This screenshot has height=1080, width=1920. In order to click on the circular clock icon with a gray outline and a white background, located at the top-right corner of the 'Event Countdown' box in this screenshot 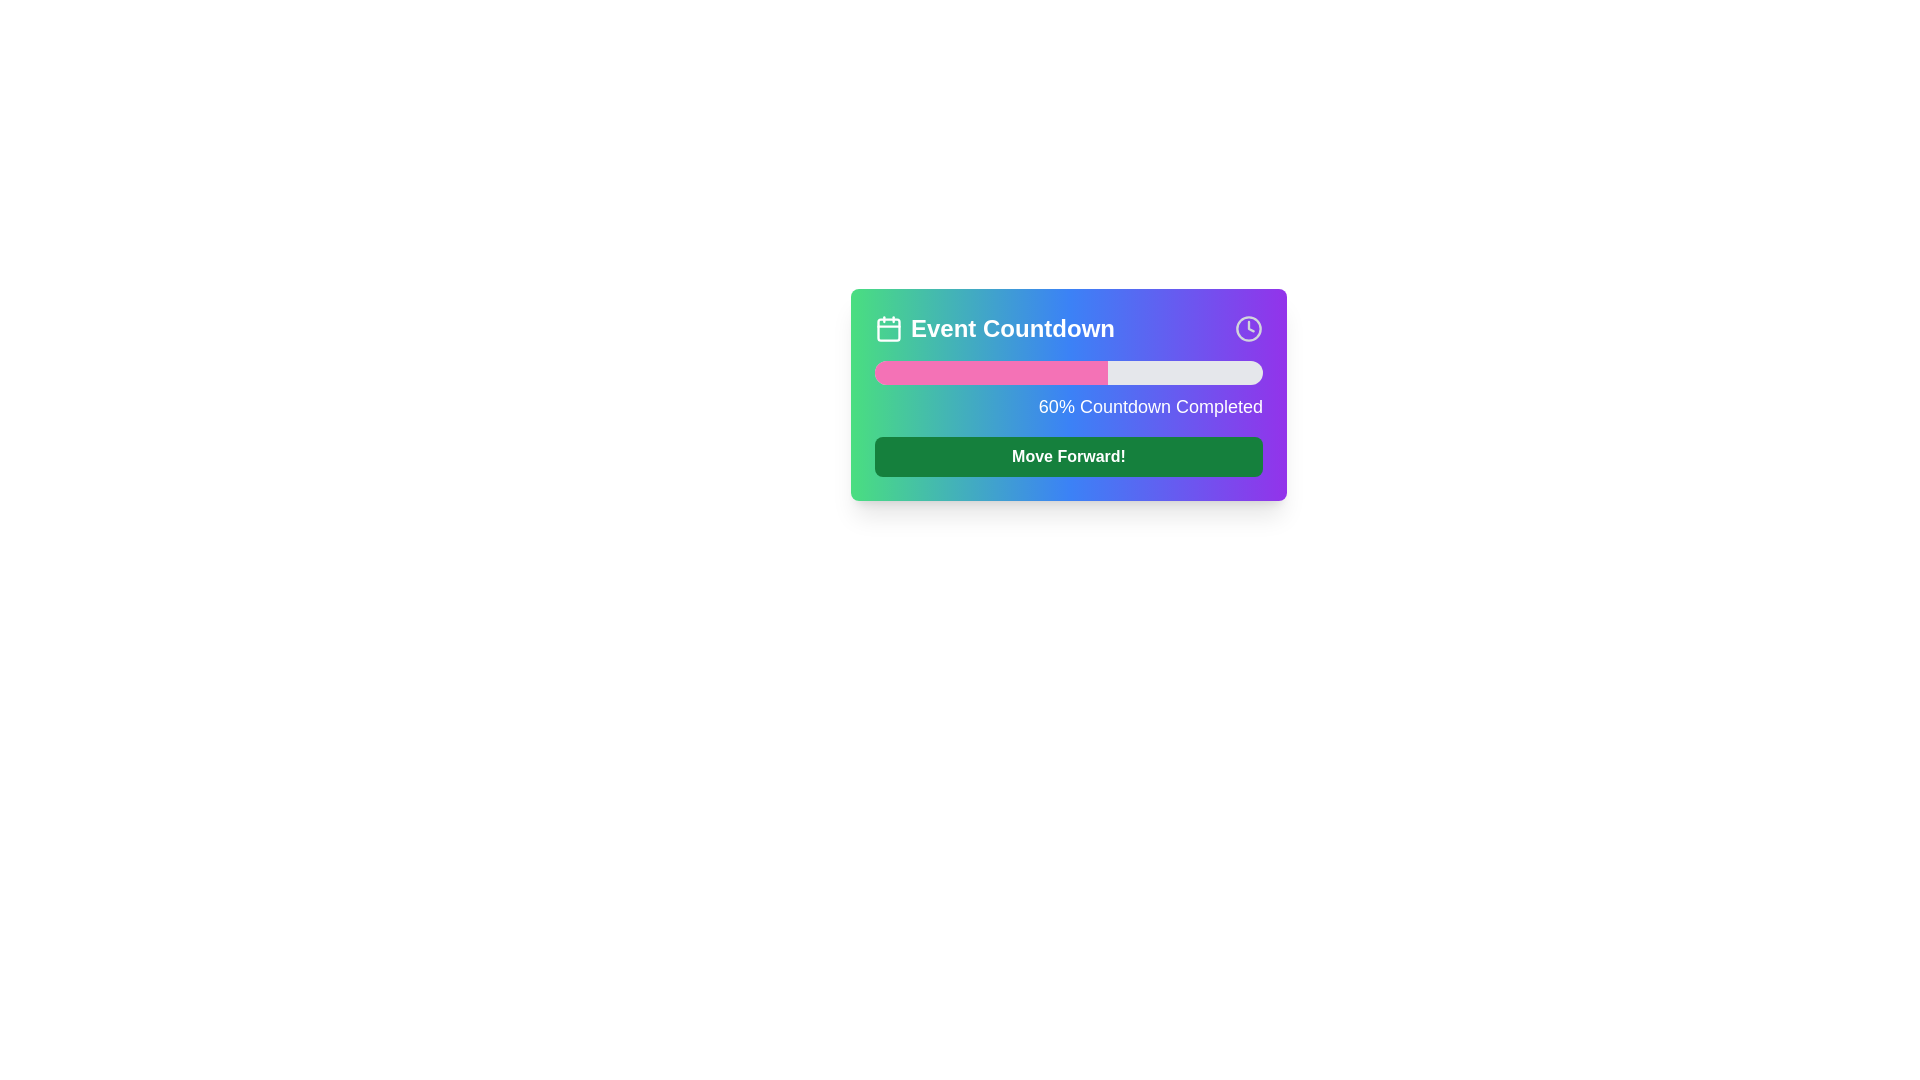, I will do `click(1247, 327)`.